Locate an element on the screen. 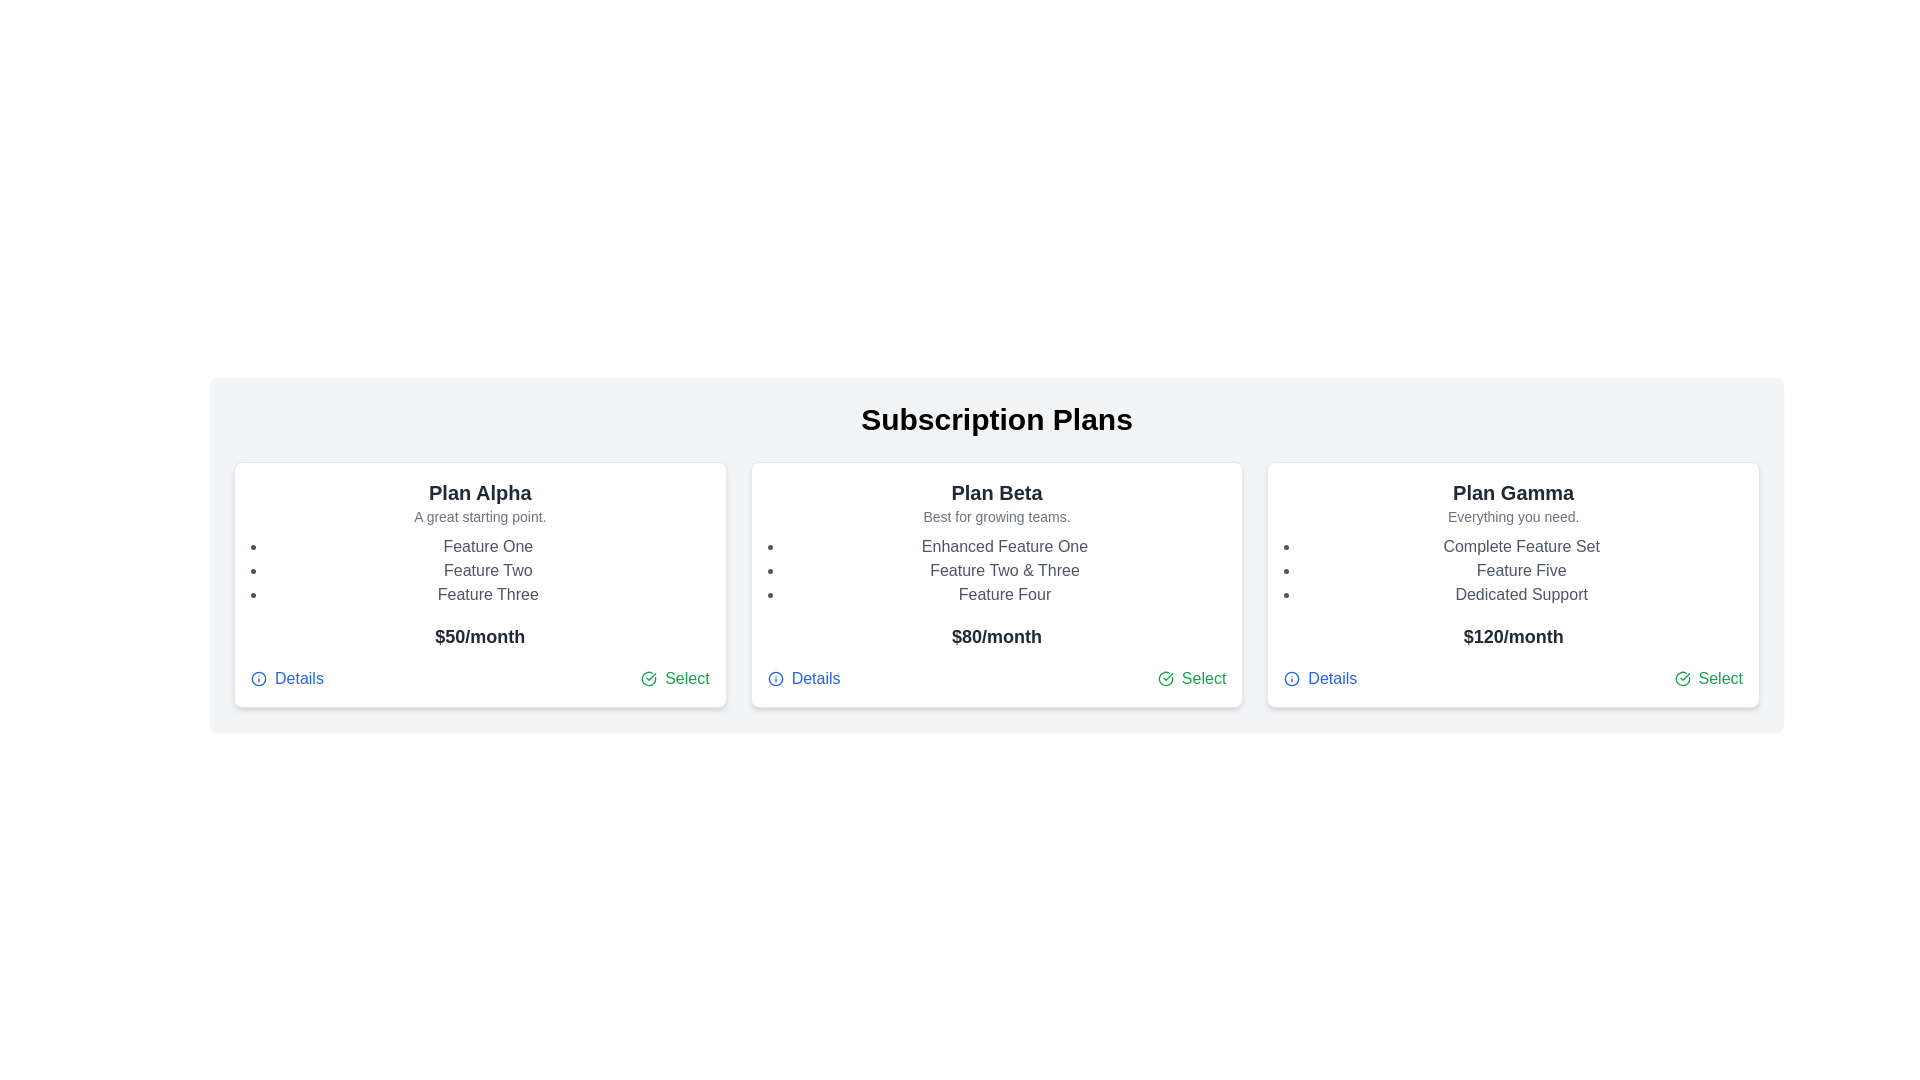 The image size is (1920, 1080). the Decorative Icon located near the 'Details' text below the 'Plan Gamma' subscription plan is located at coordinates (1292, 677).